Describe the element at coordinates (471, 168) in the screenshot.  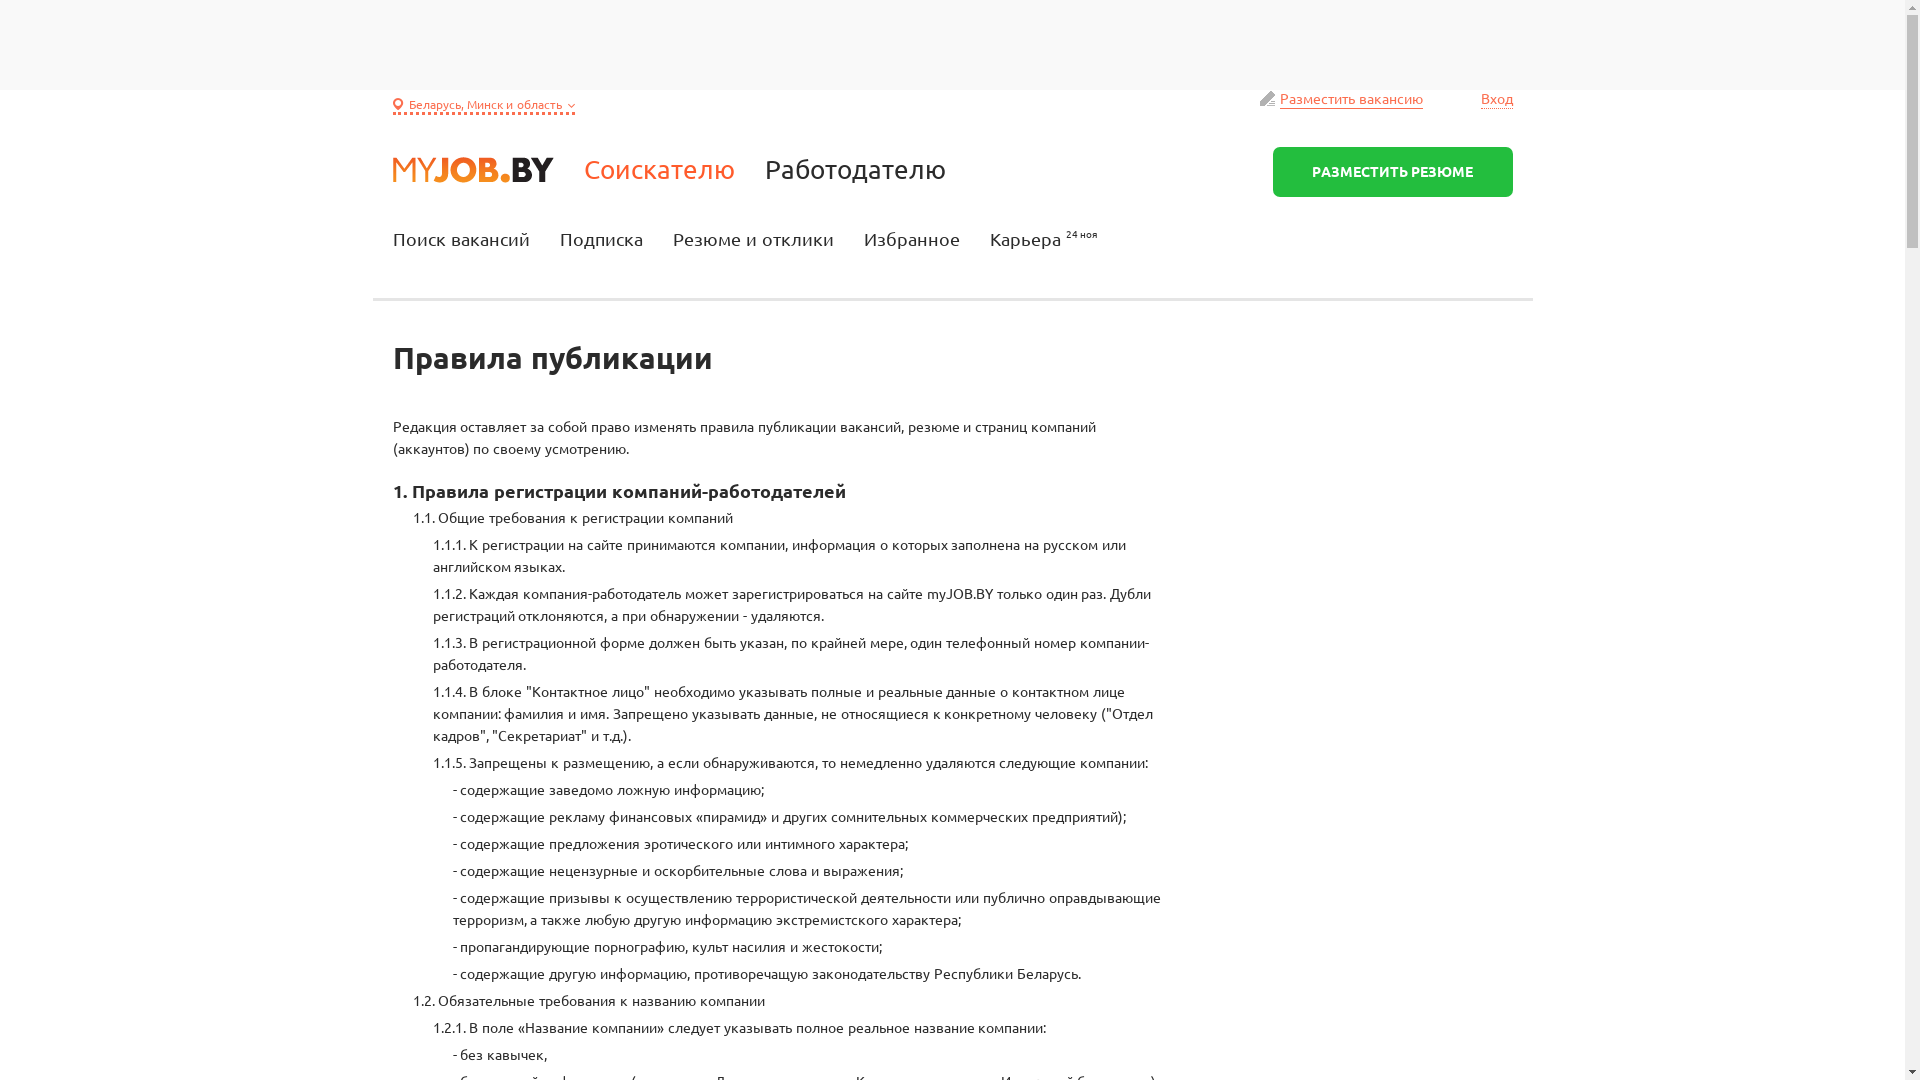
I see `'myJOB.BY'` at that location.